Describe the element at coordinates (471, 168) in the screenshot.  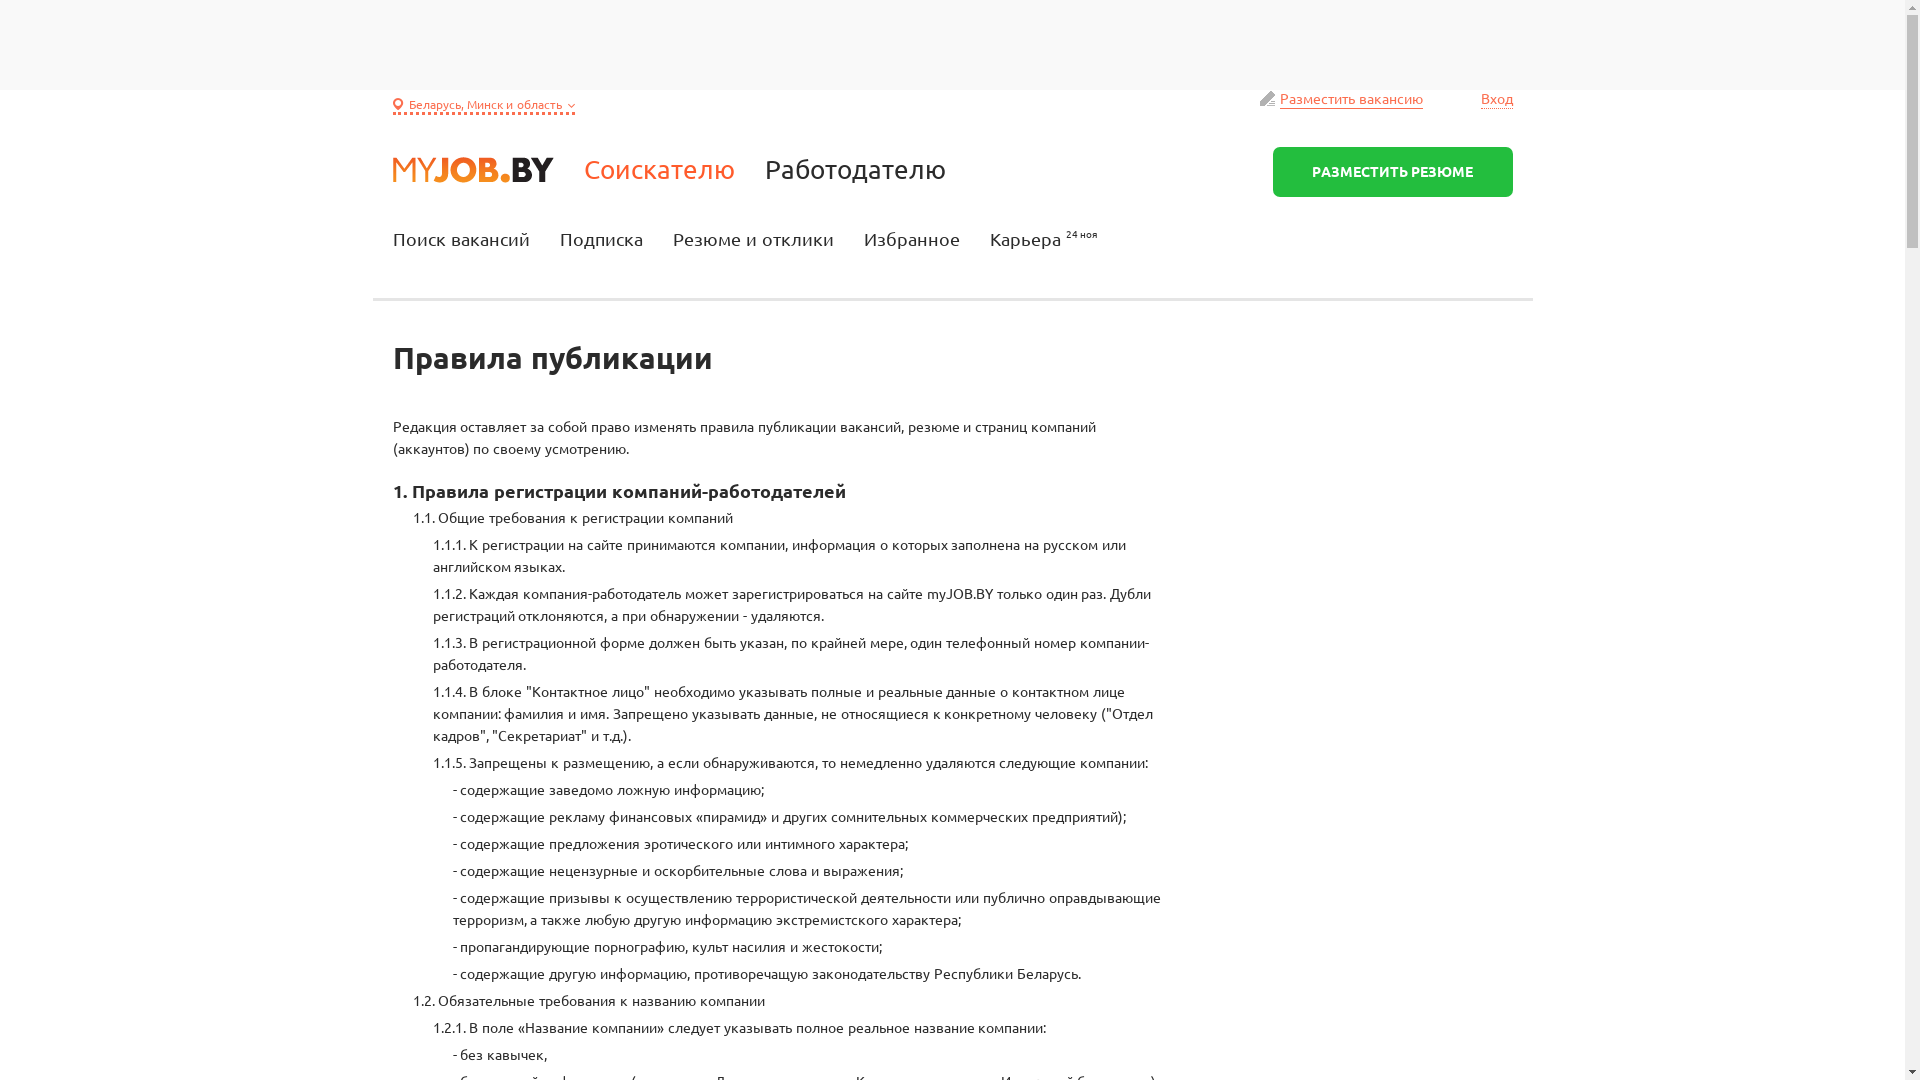
I see `'myJOB.BY'` at that location.